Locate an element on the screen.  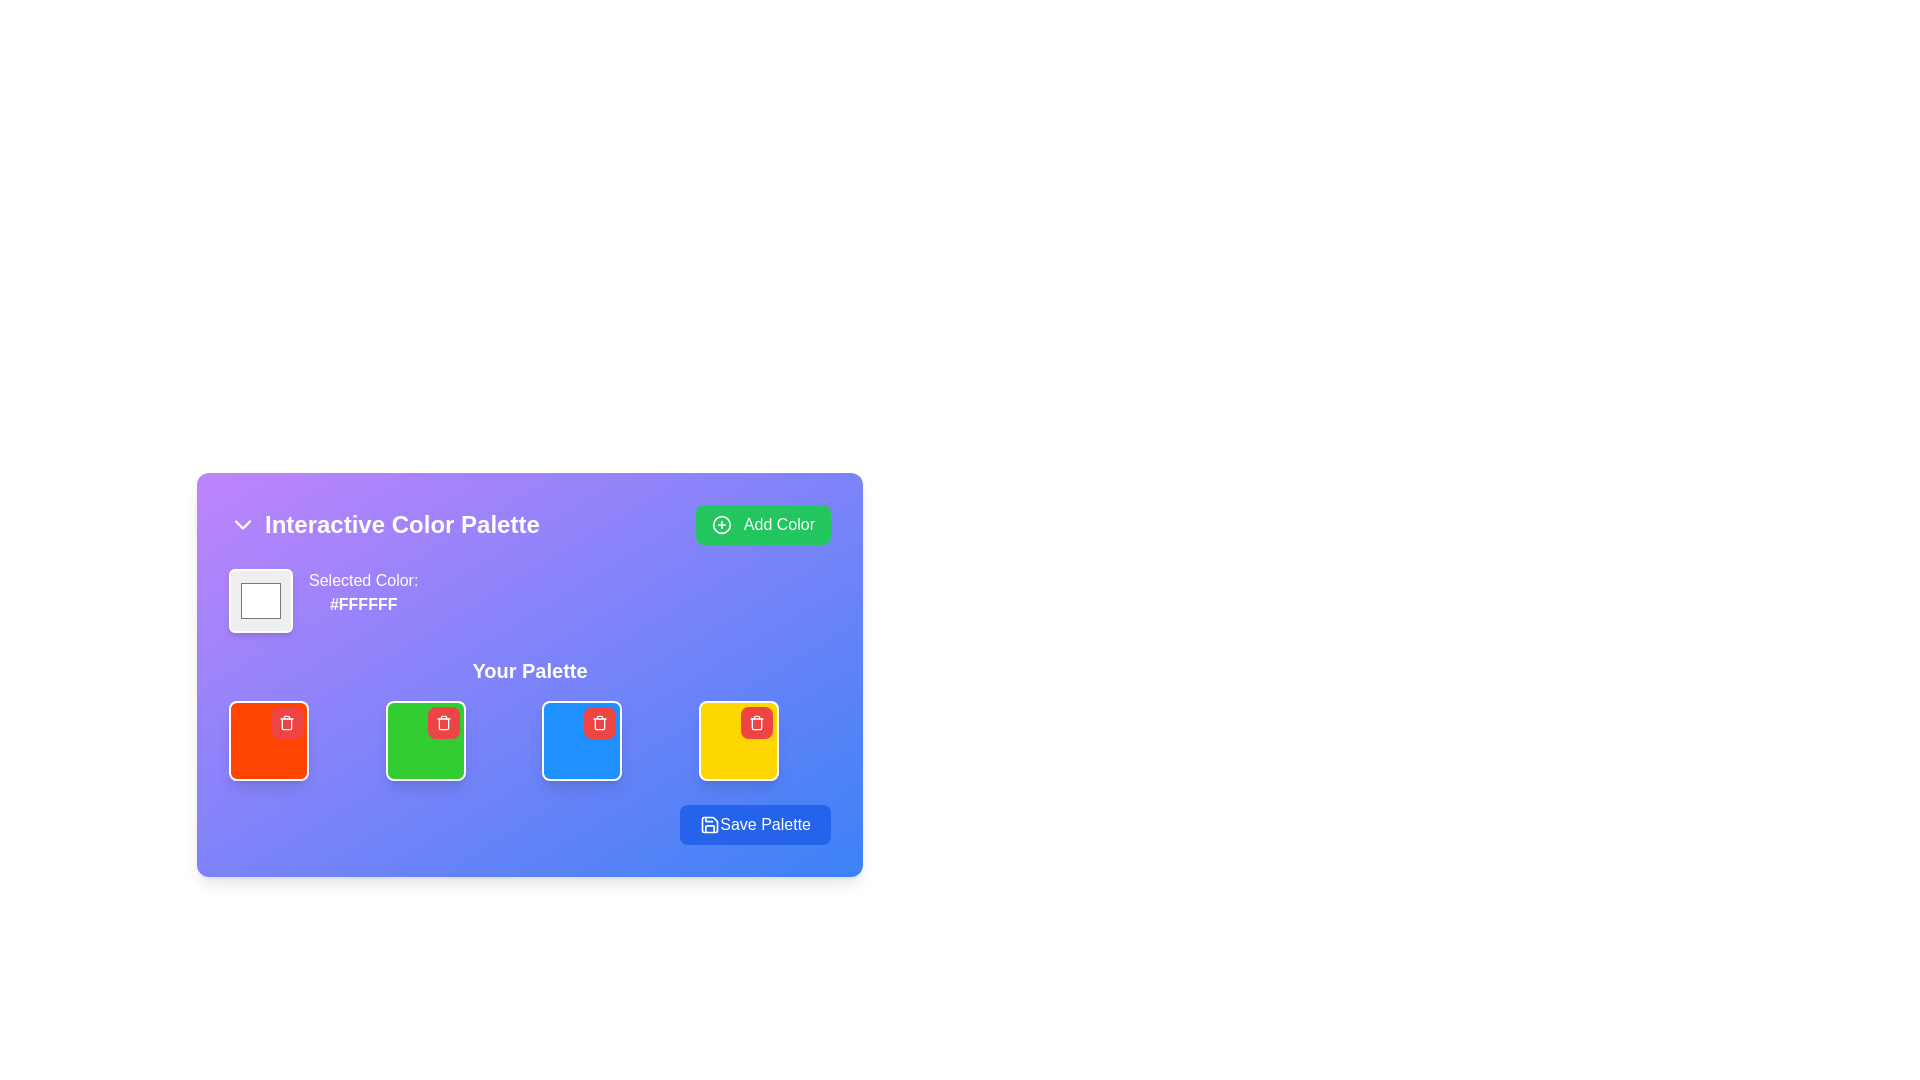
the circular '+' icon located within the 'Add Color' button at the top-right corner of the interactive color palette section is located at coordinates (720, 523).